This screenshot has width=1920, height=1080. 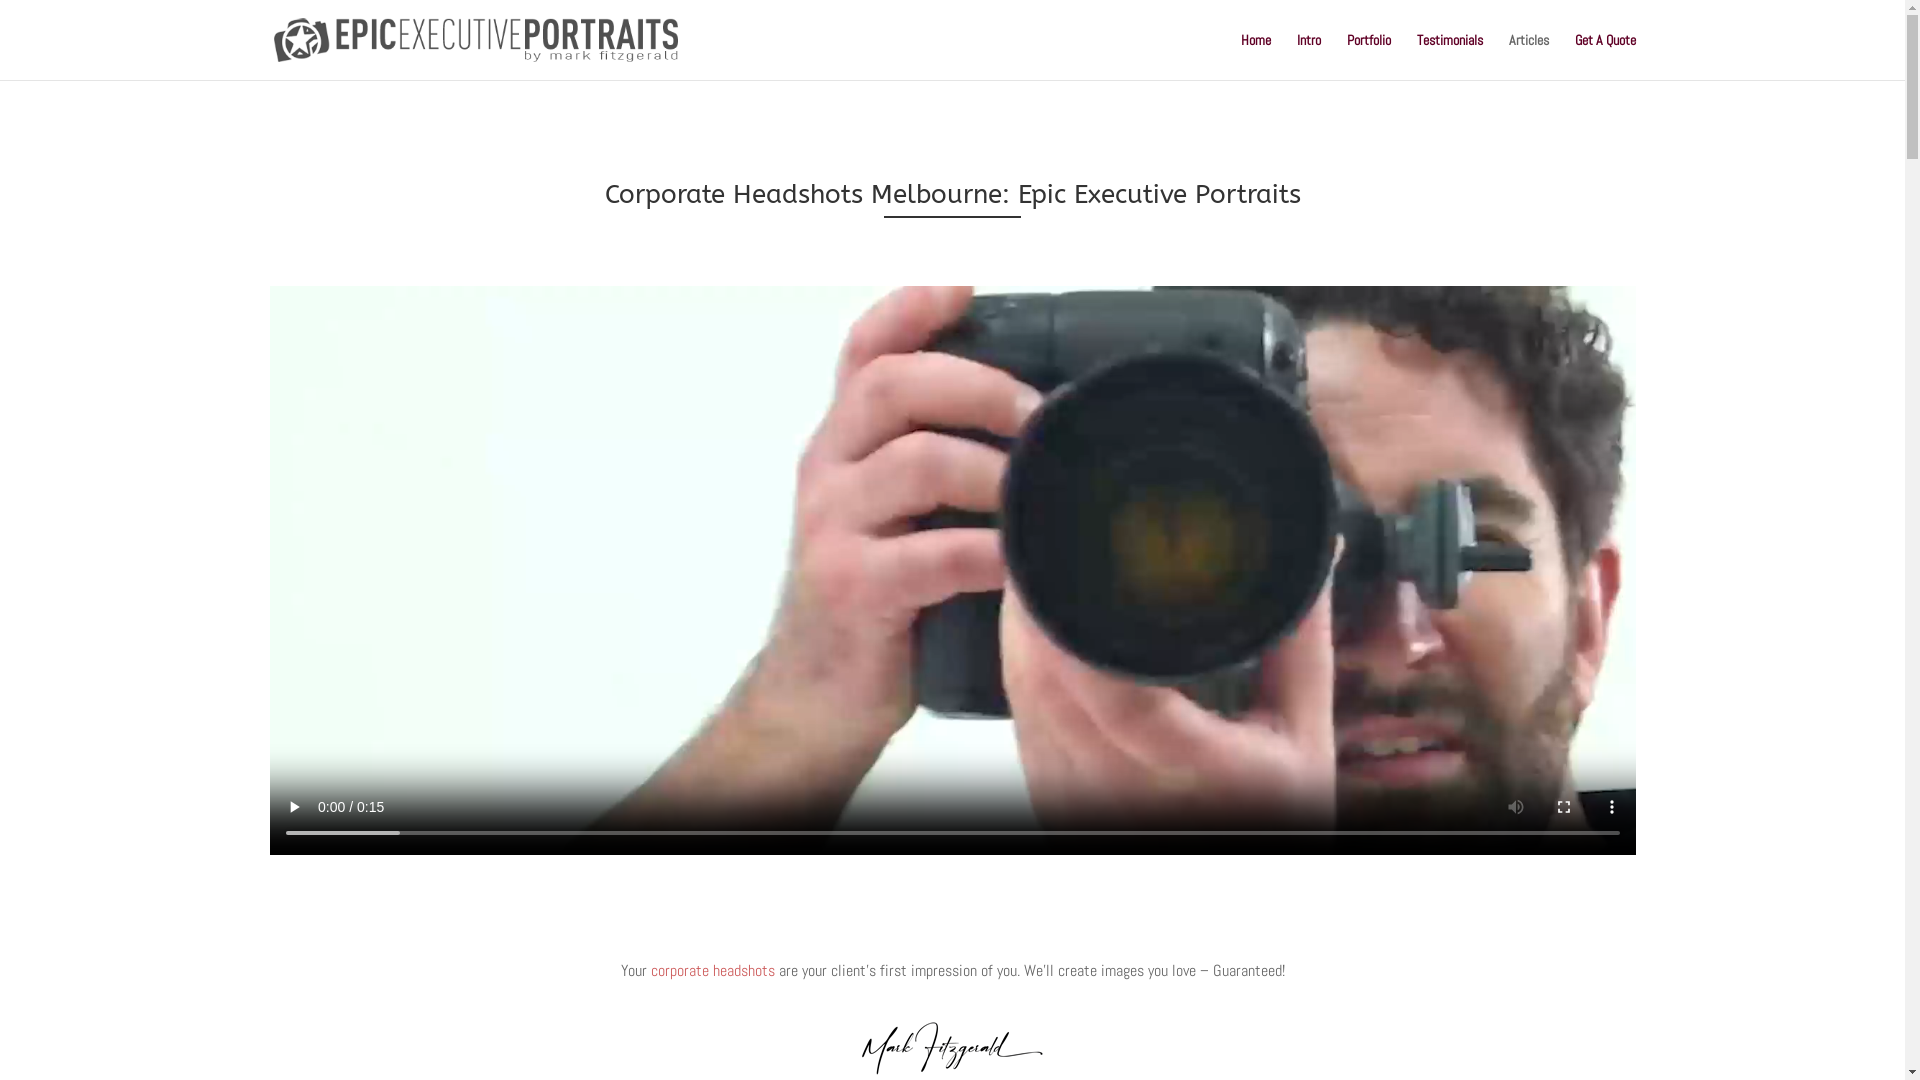 I want to click on 'Portfolio', so click(x=1367, y=55).